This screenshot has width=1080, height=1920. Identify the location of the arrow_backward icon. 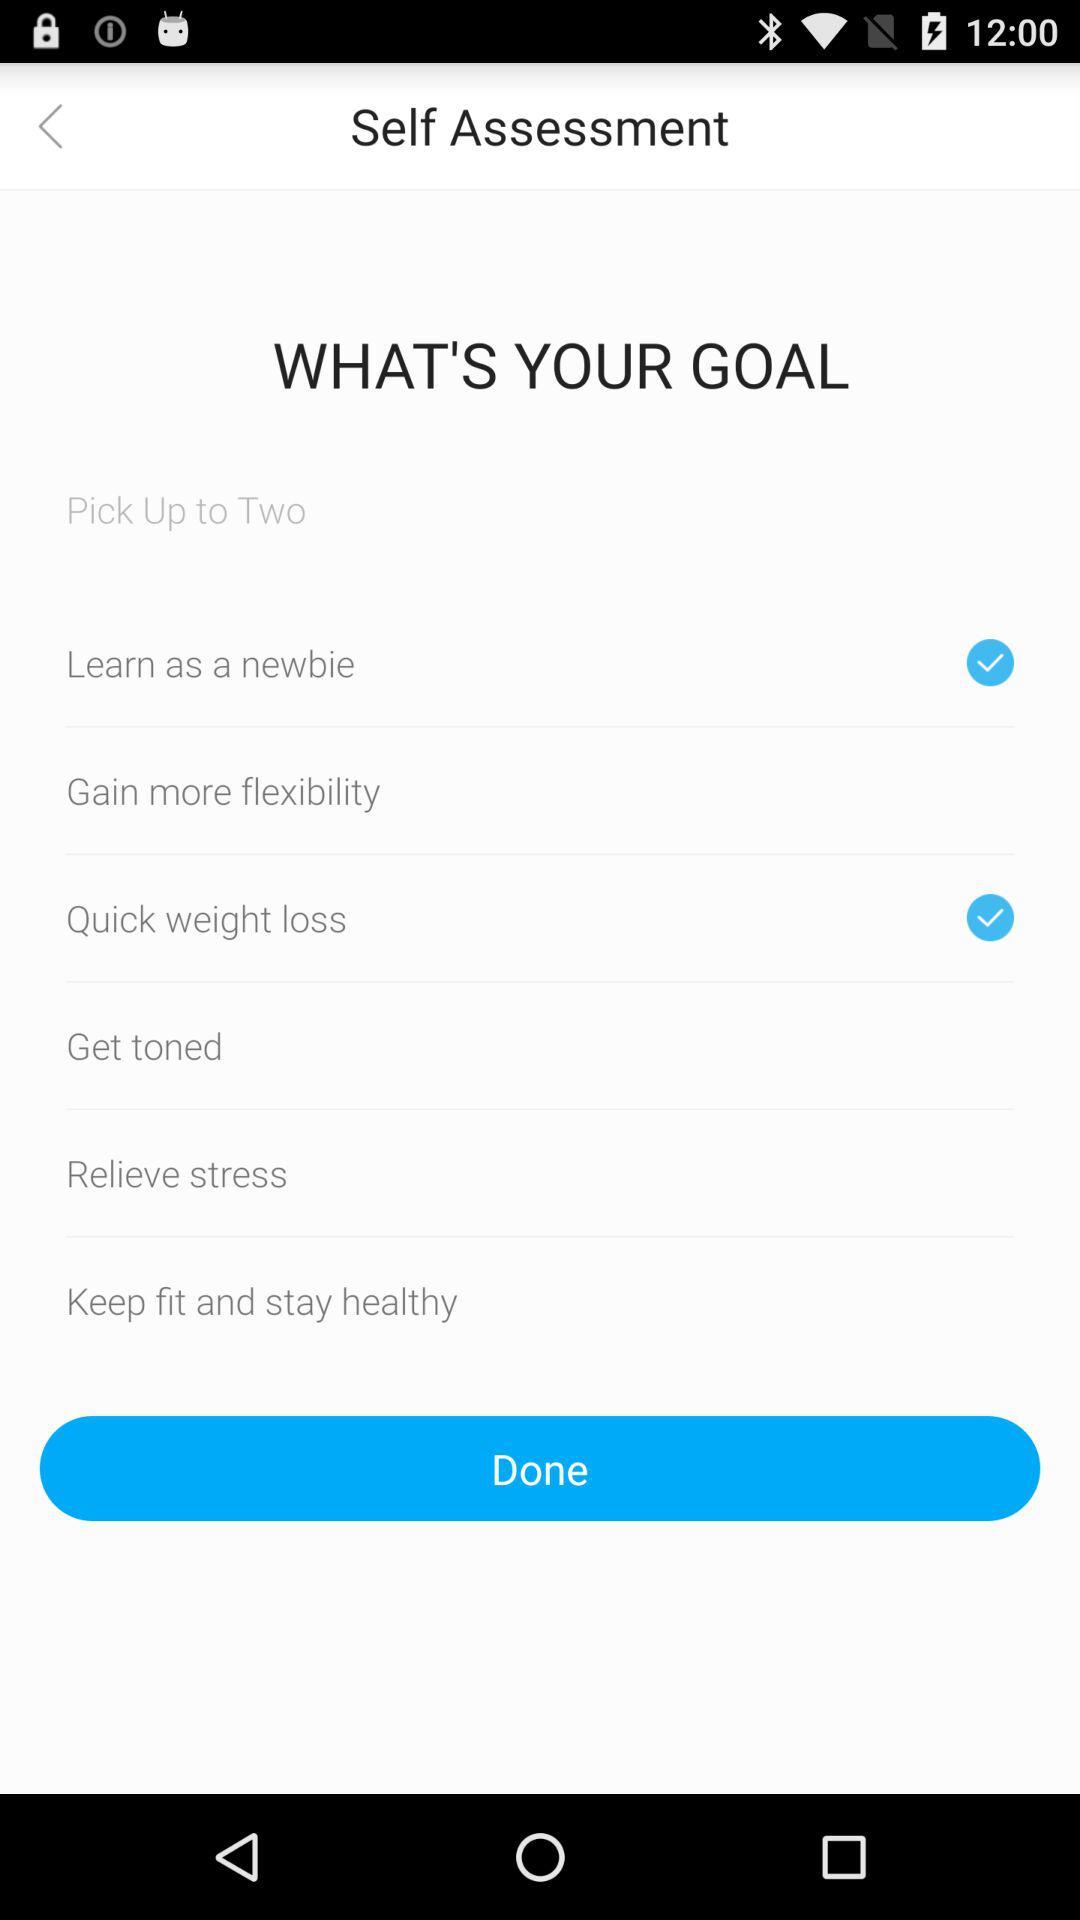
(61, 133).